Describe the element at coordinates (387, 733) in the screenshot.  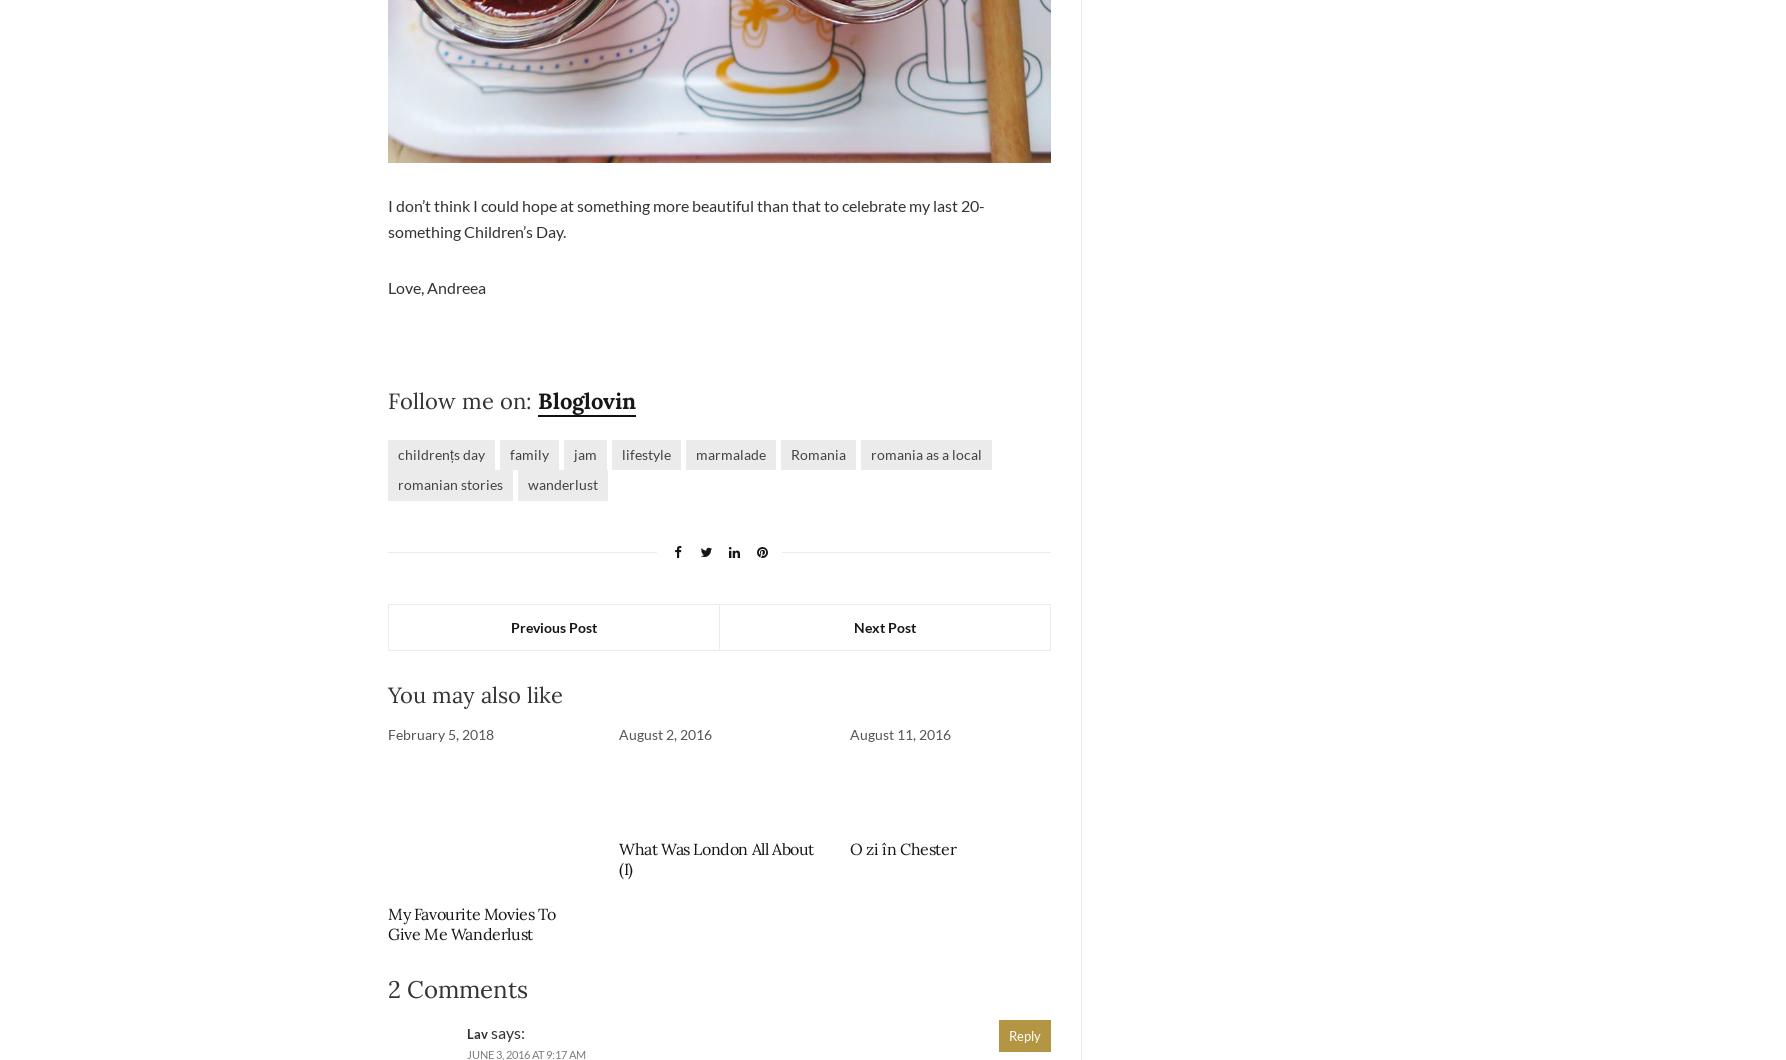
I see `'February 5, 2018'` at that location.